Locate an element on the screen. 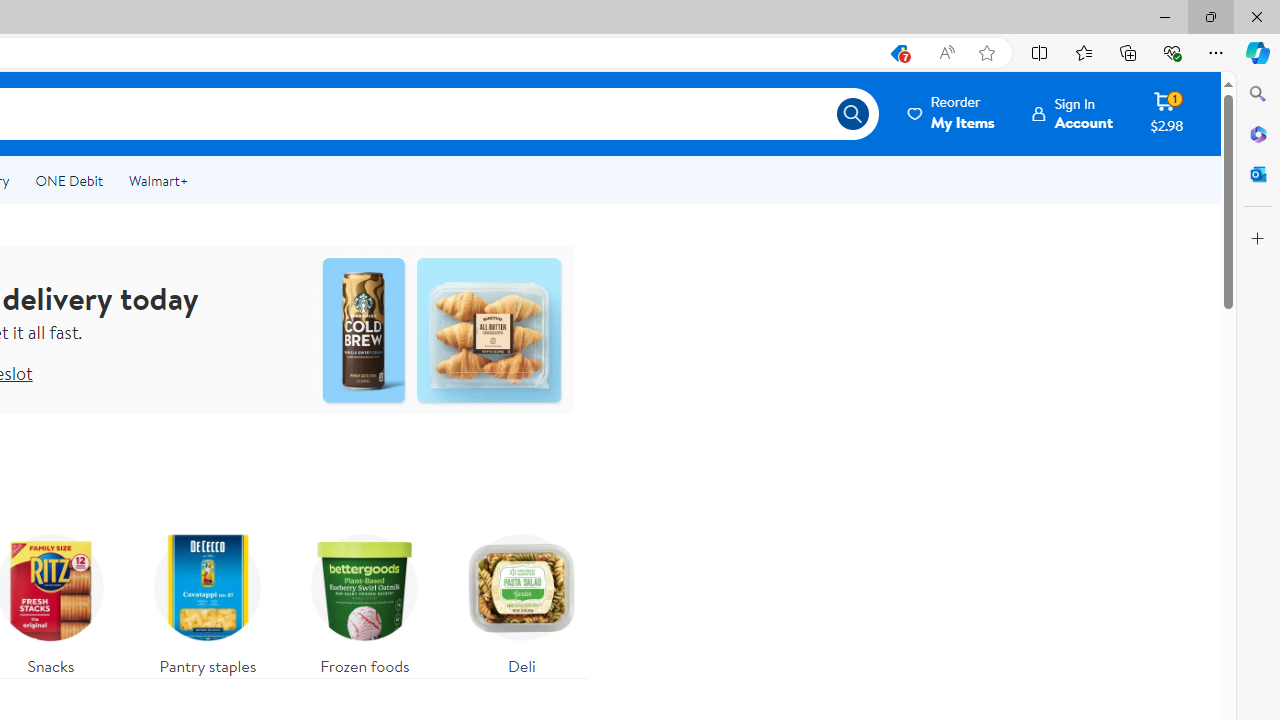 This screenshot has height=720, width=1280. 'Sign InAccount' is located at coordinates (1072, 113).